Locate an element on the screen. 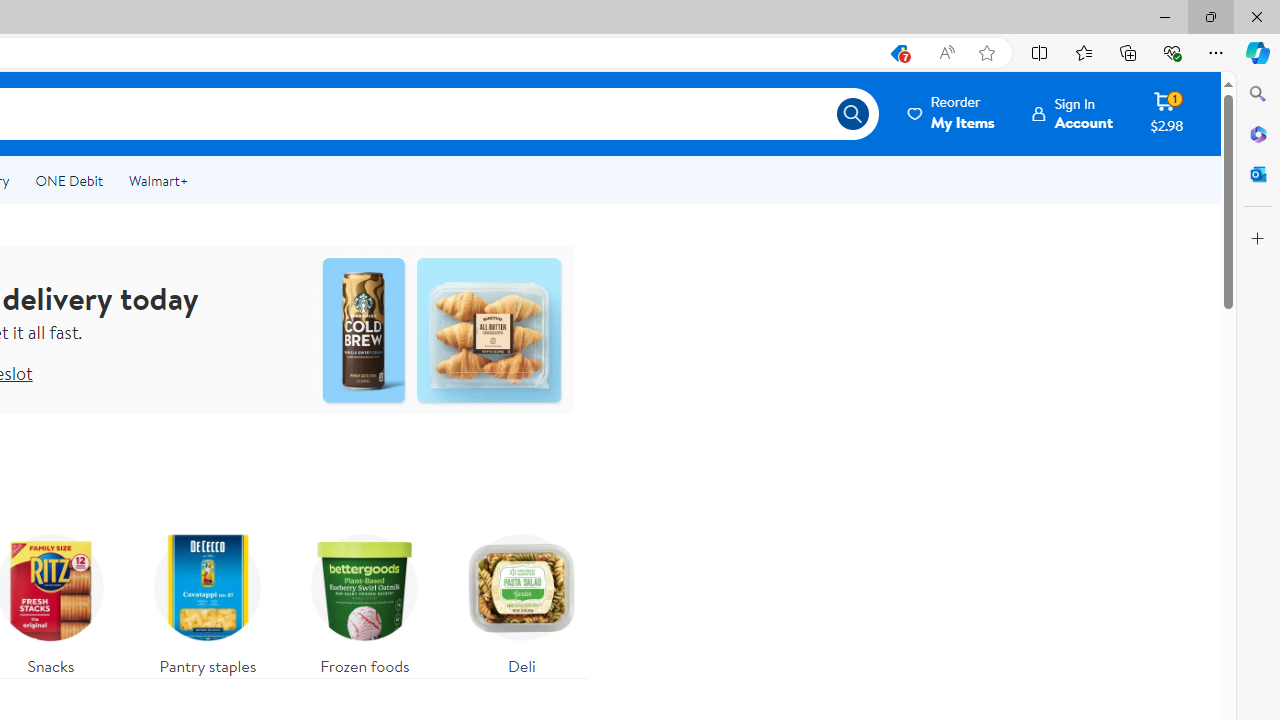 This screenshot has height=720, width=1280. 'Sign InAccount' is located at coordinates (1072, 113).